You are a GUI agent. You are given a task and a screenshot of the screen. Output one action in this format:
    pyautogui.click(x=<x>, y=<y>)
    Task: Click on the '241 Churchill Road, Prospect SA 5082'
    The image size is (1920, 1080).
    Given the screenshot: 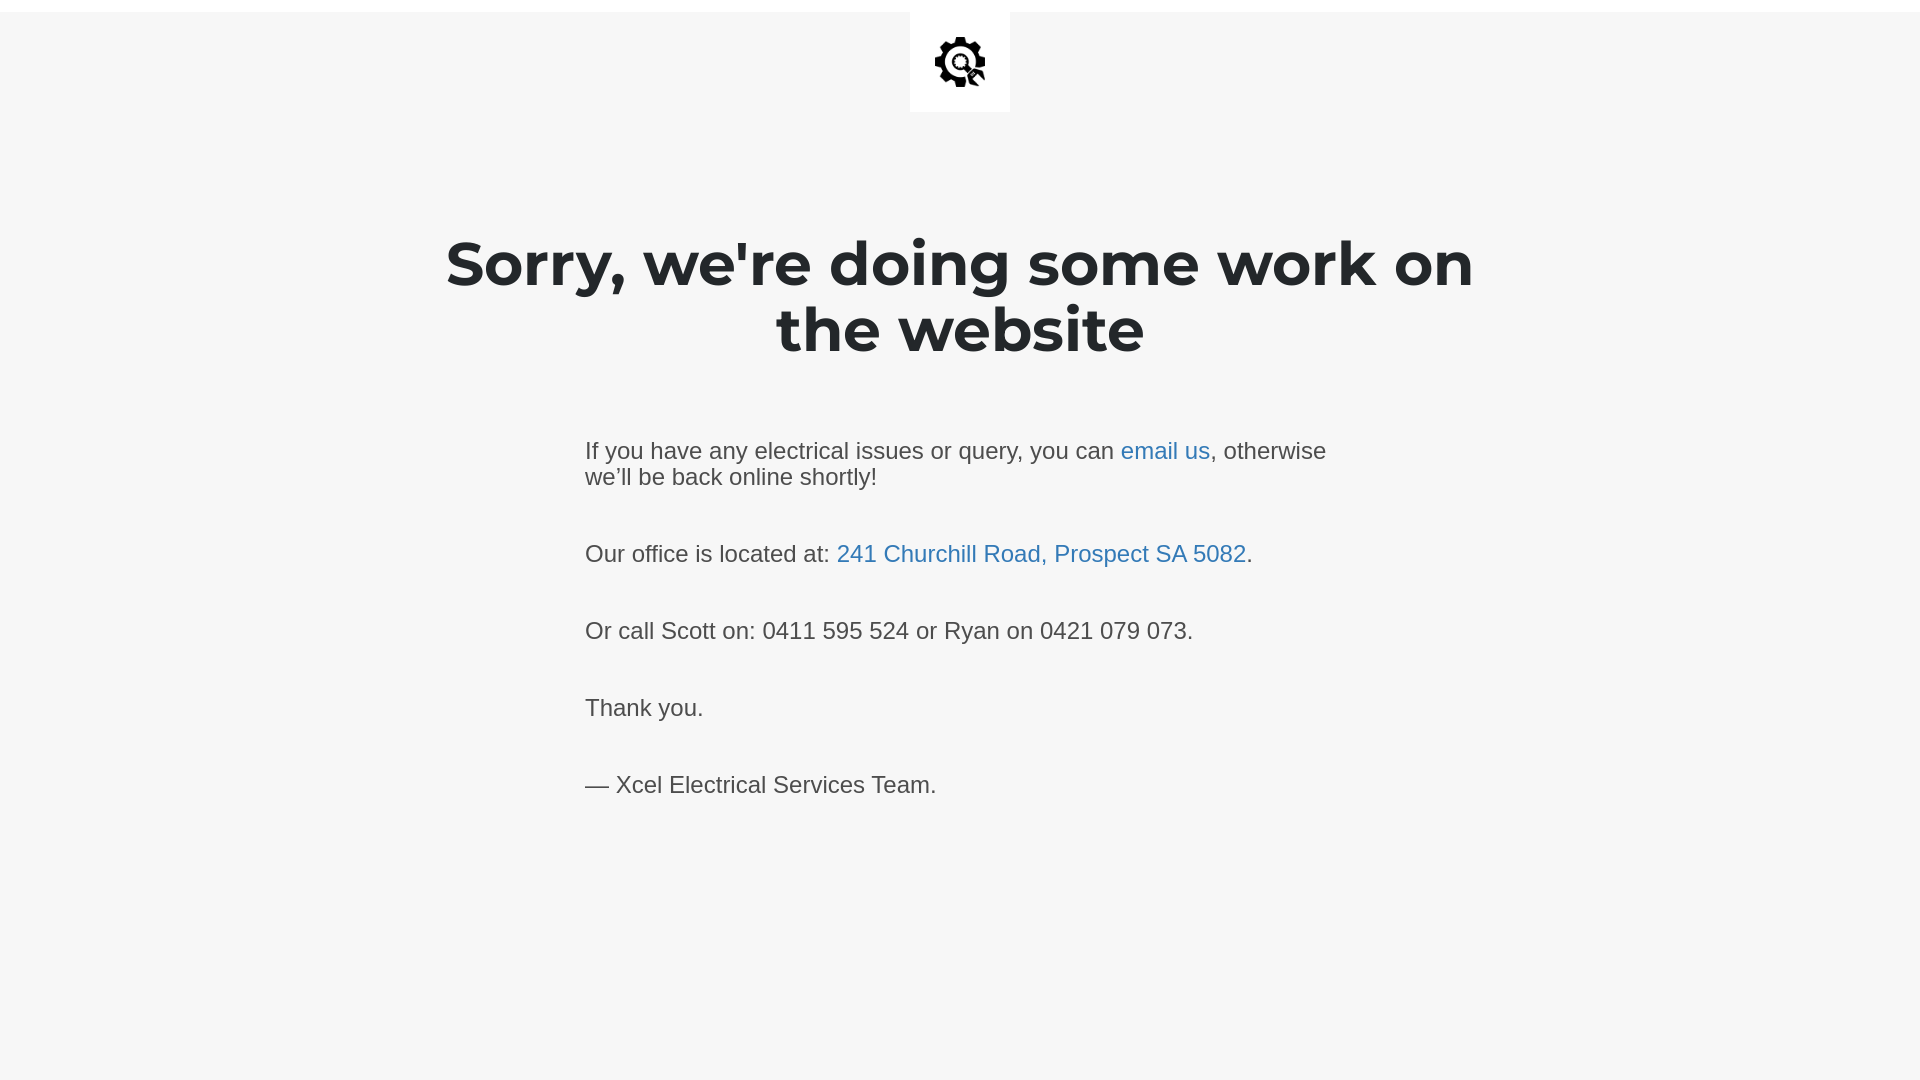 What is the action you would take?
    pyautogui.click(x=1040, y=553)
    